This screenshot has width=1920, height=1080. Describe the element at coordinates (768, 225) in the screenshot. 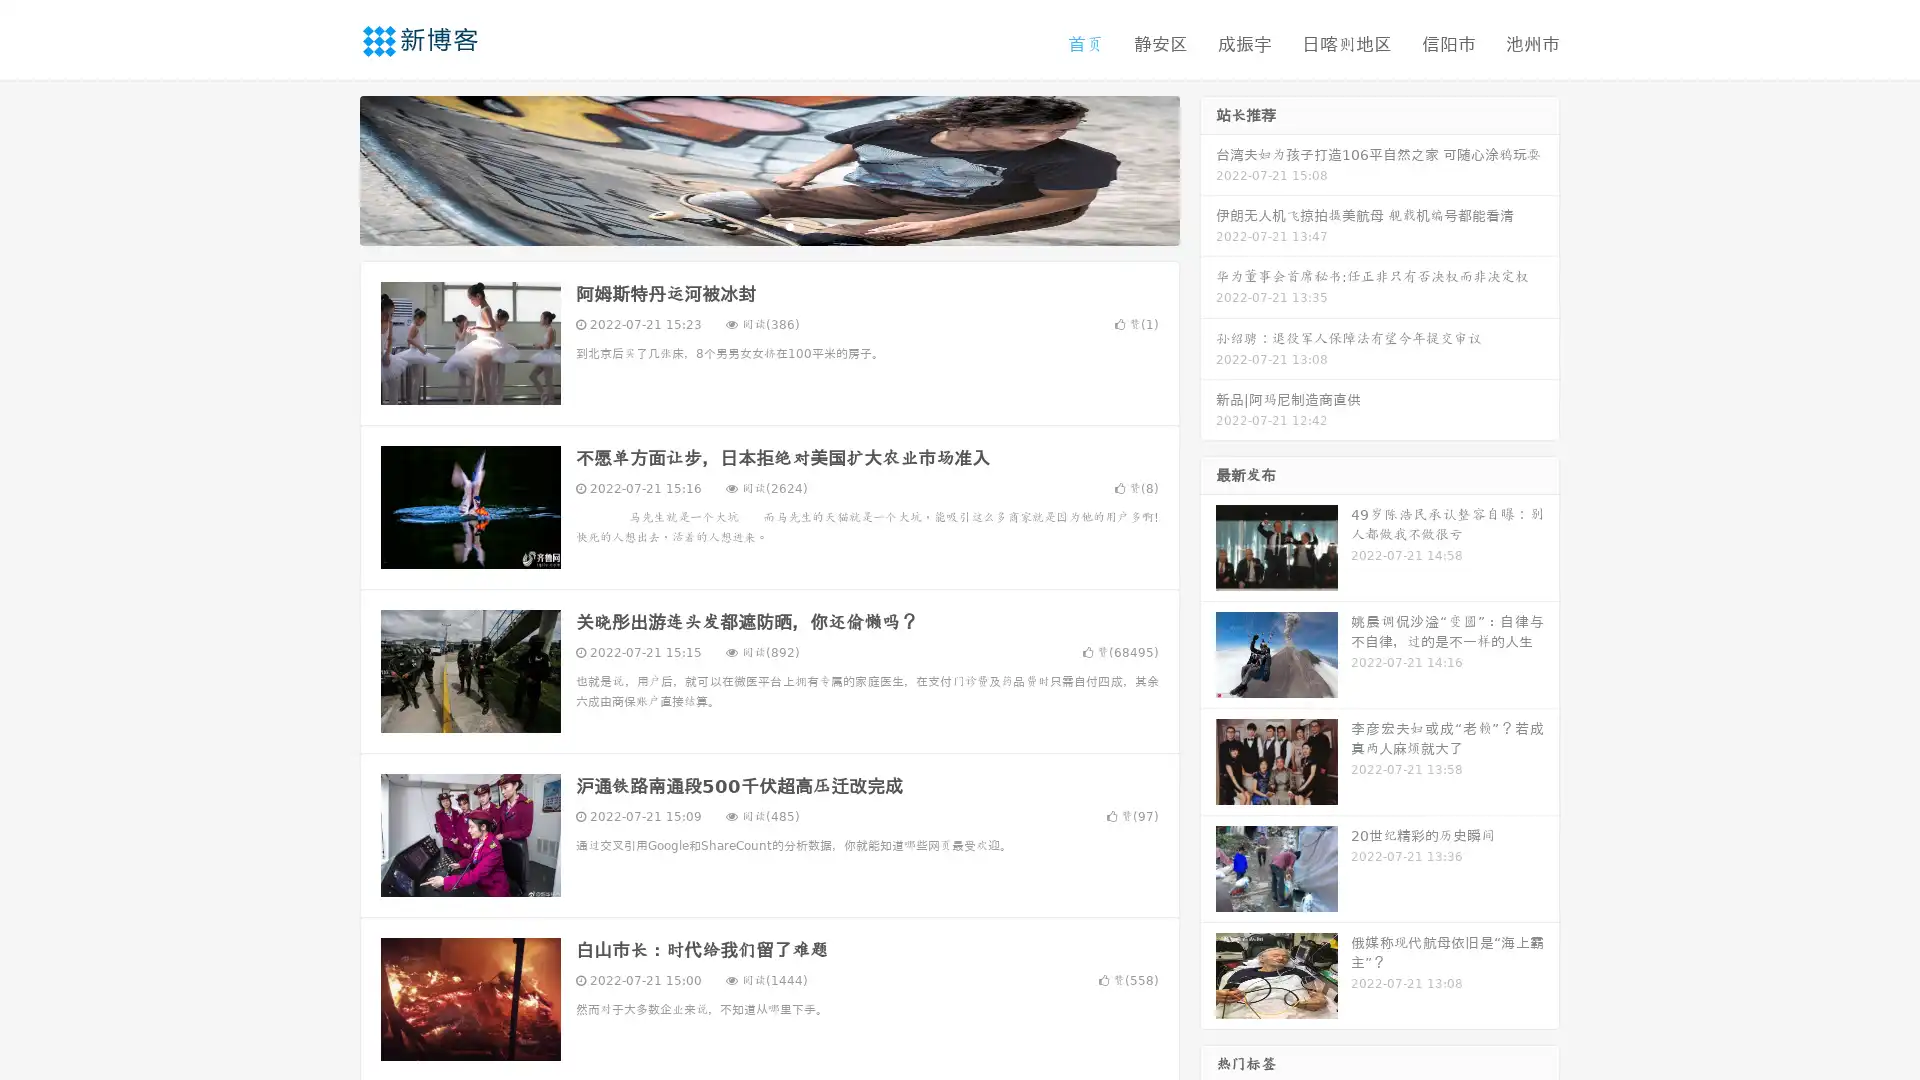

I see `Go to slide 2` at that location.